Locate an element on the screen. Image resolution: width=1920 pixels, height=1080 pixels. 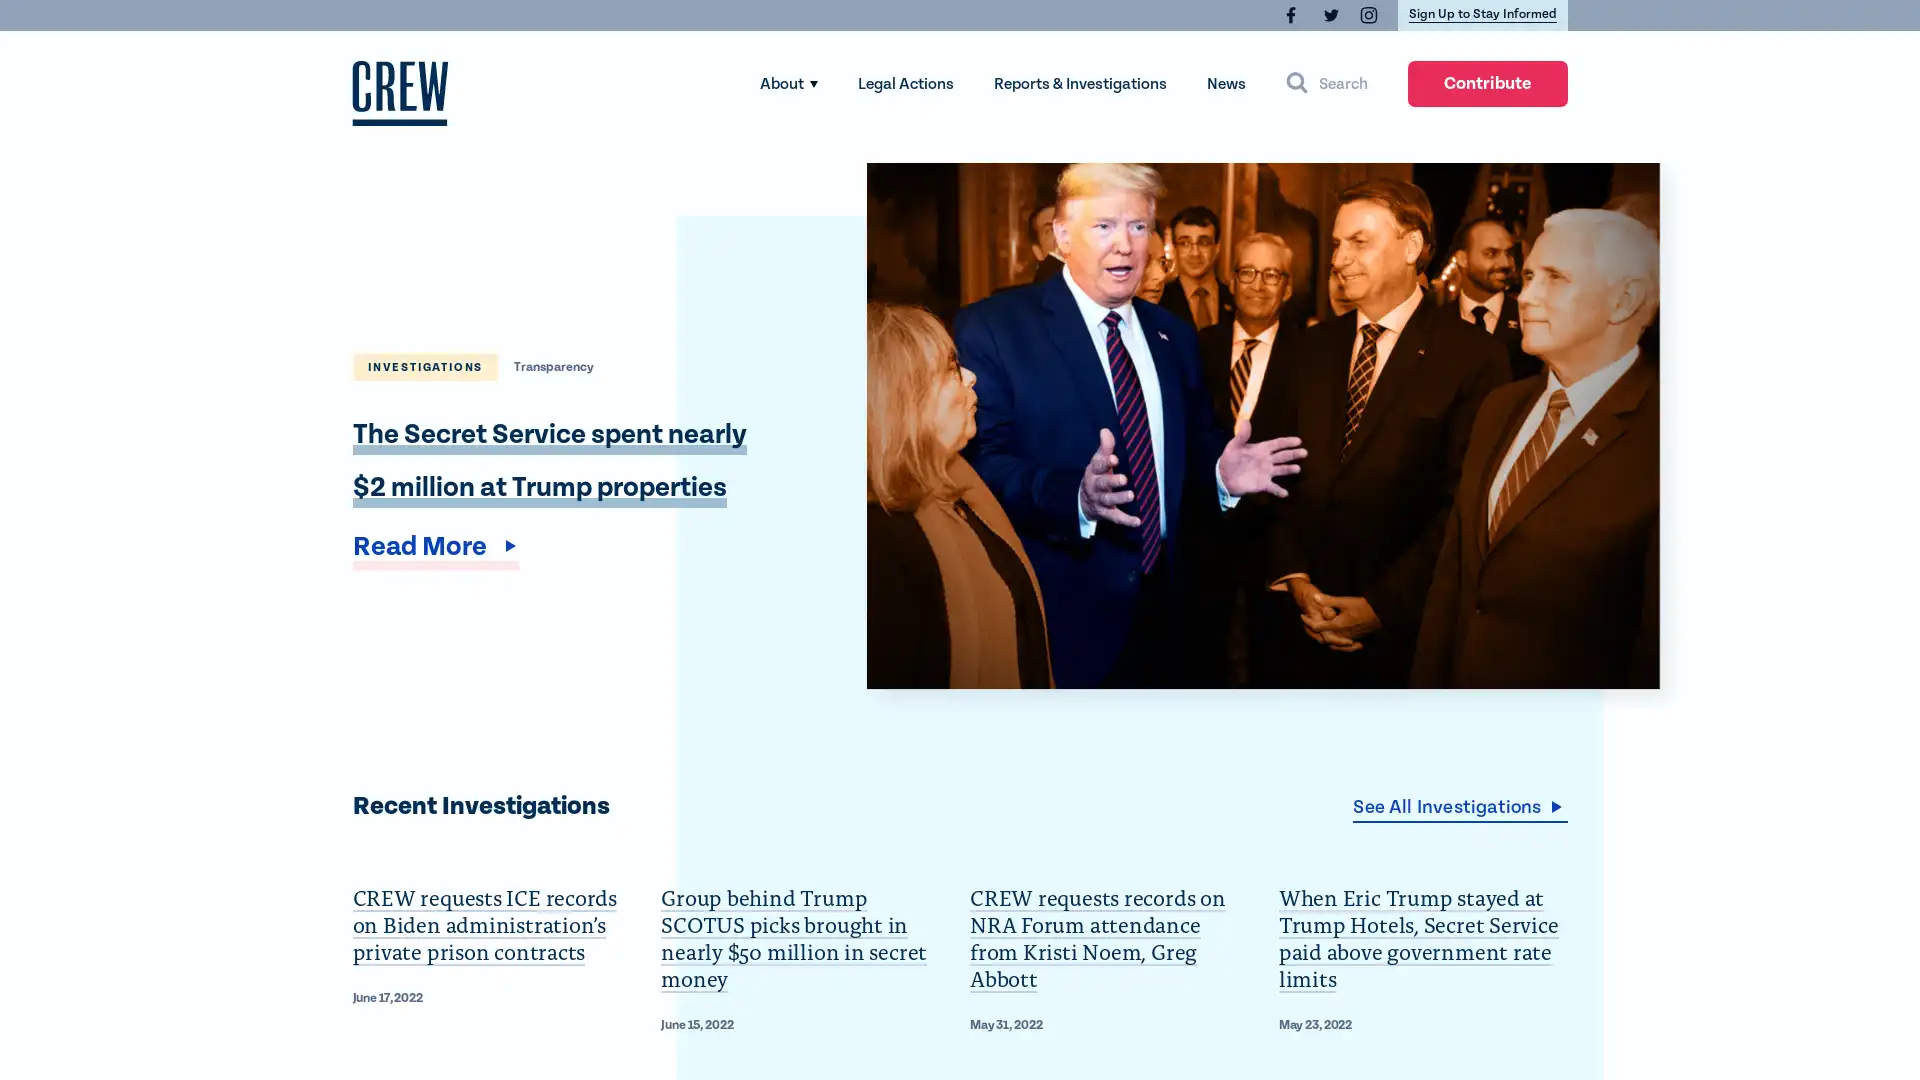
Search is located at coordinates (1326, 83).